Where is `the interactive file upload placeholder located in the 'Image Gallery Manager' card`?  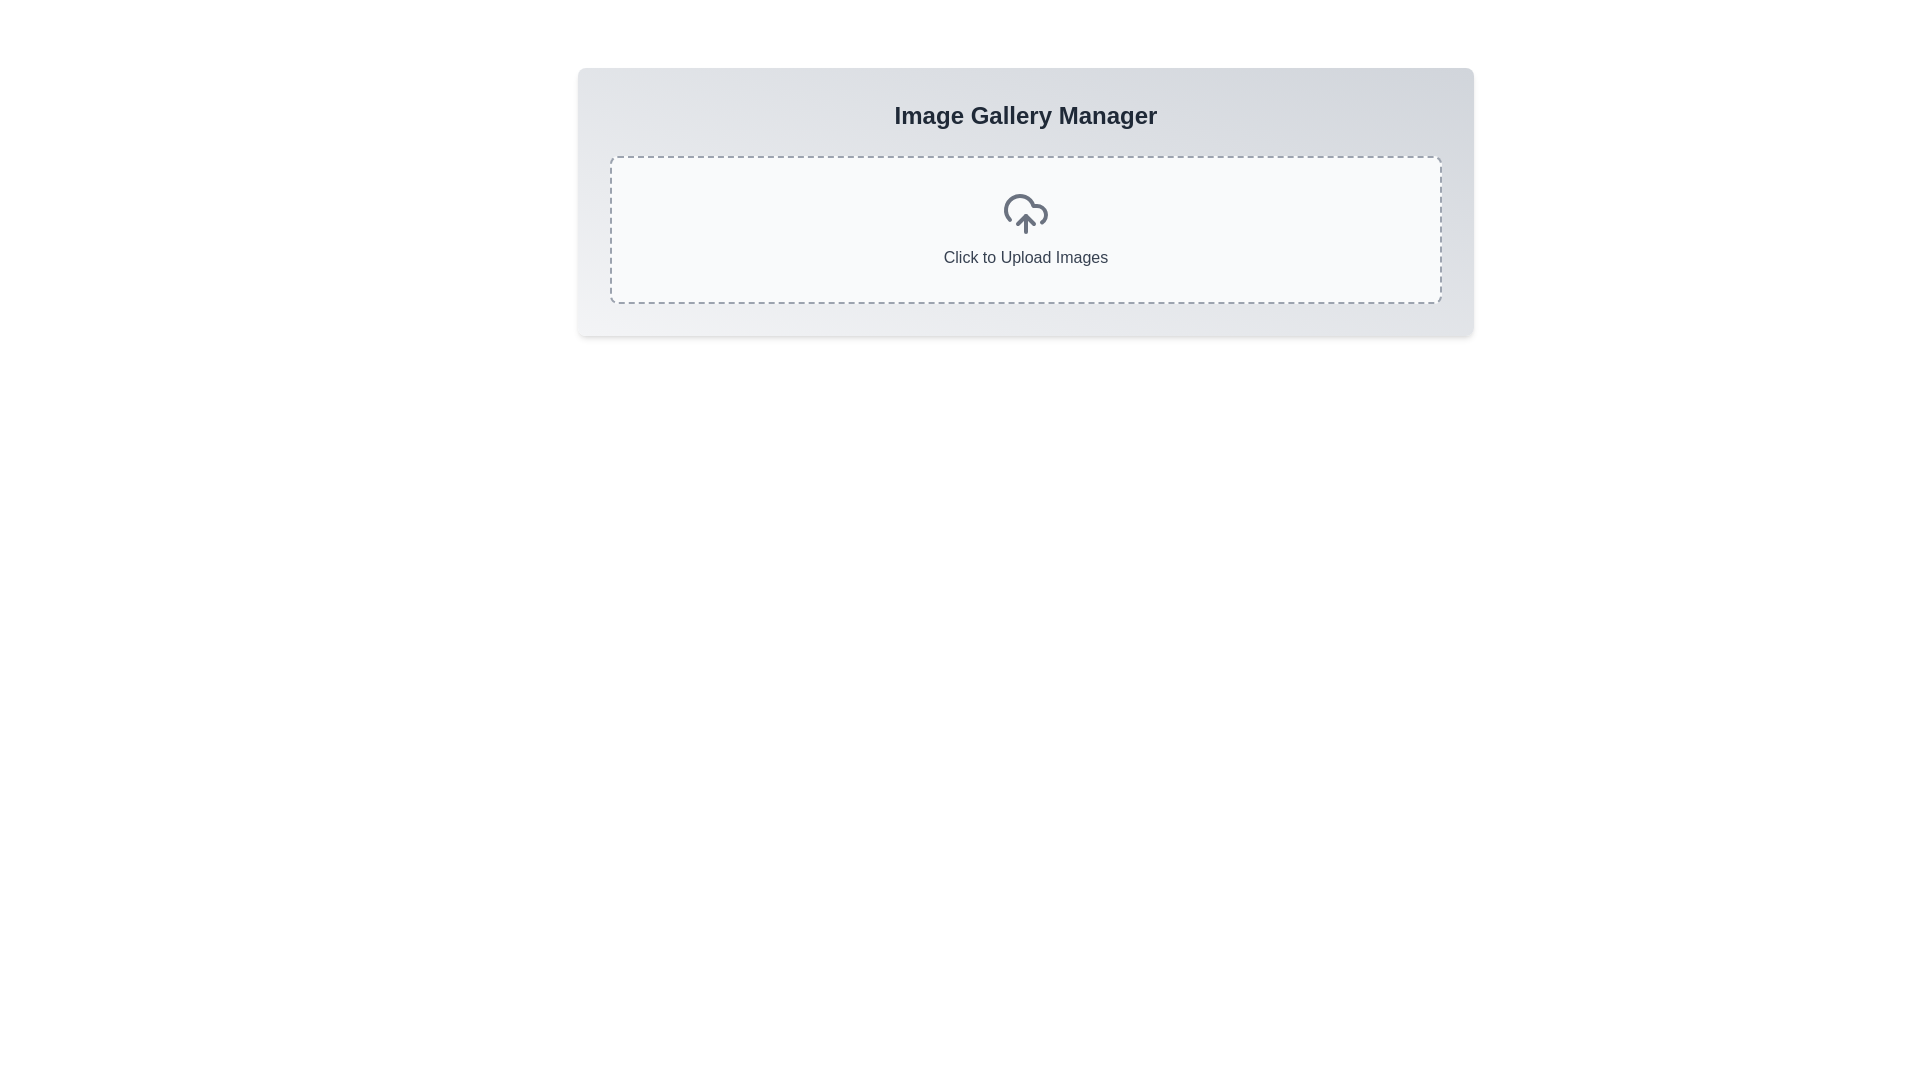 the interactive file upload placeholder located in the 'Image Gallery Manager' card is located at coordinates (1026, 229).